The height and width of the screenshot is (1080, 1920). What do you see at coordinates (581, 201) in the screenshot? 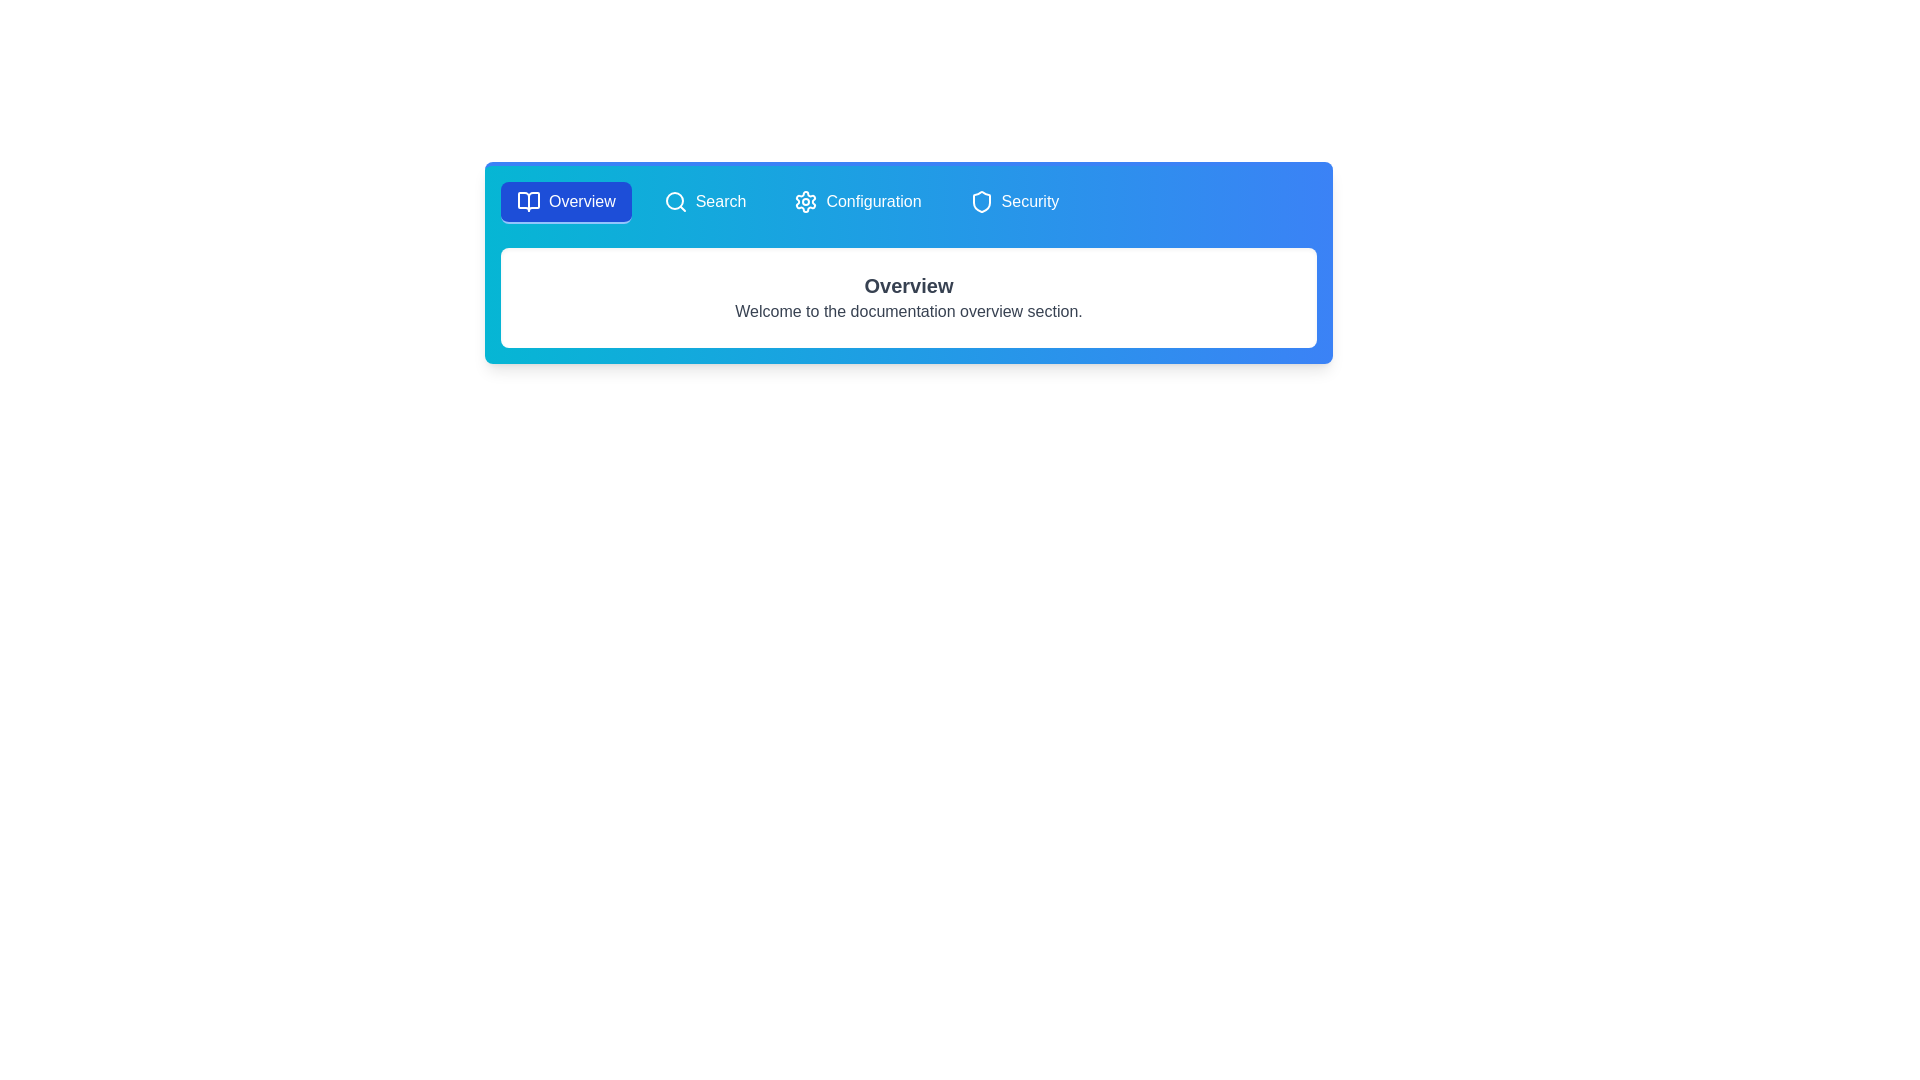
I see `the 'Overview' text label within the navigation button located in the top-left corner of the interface` at bounding box center [581, 201].